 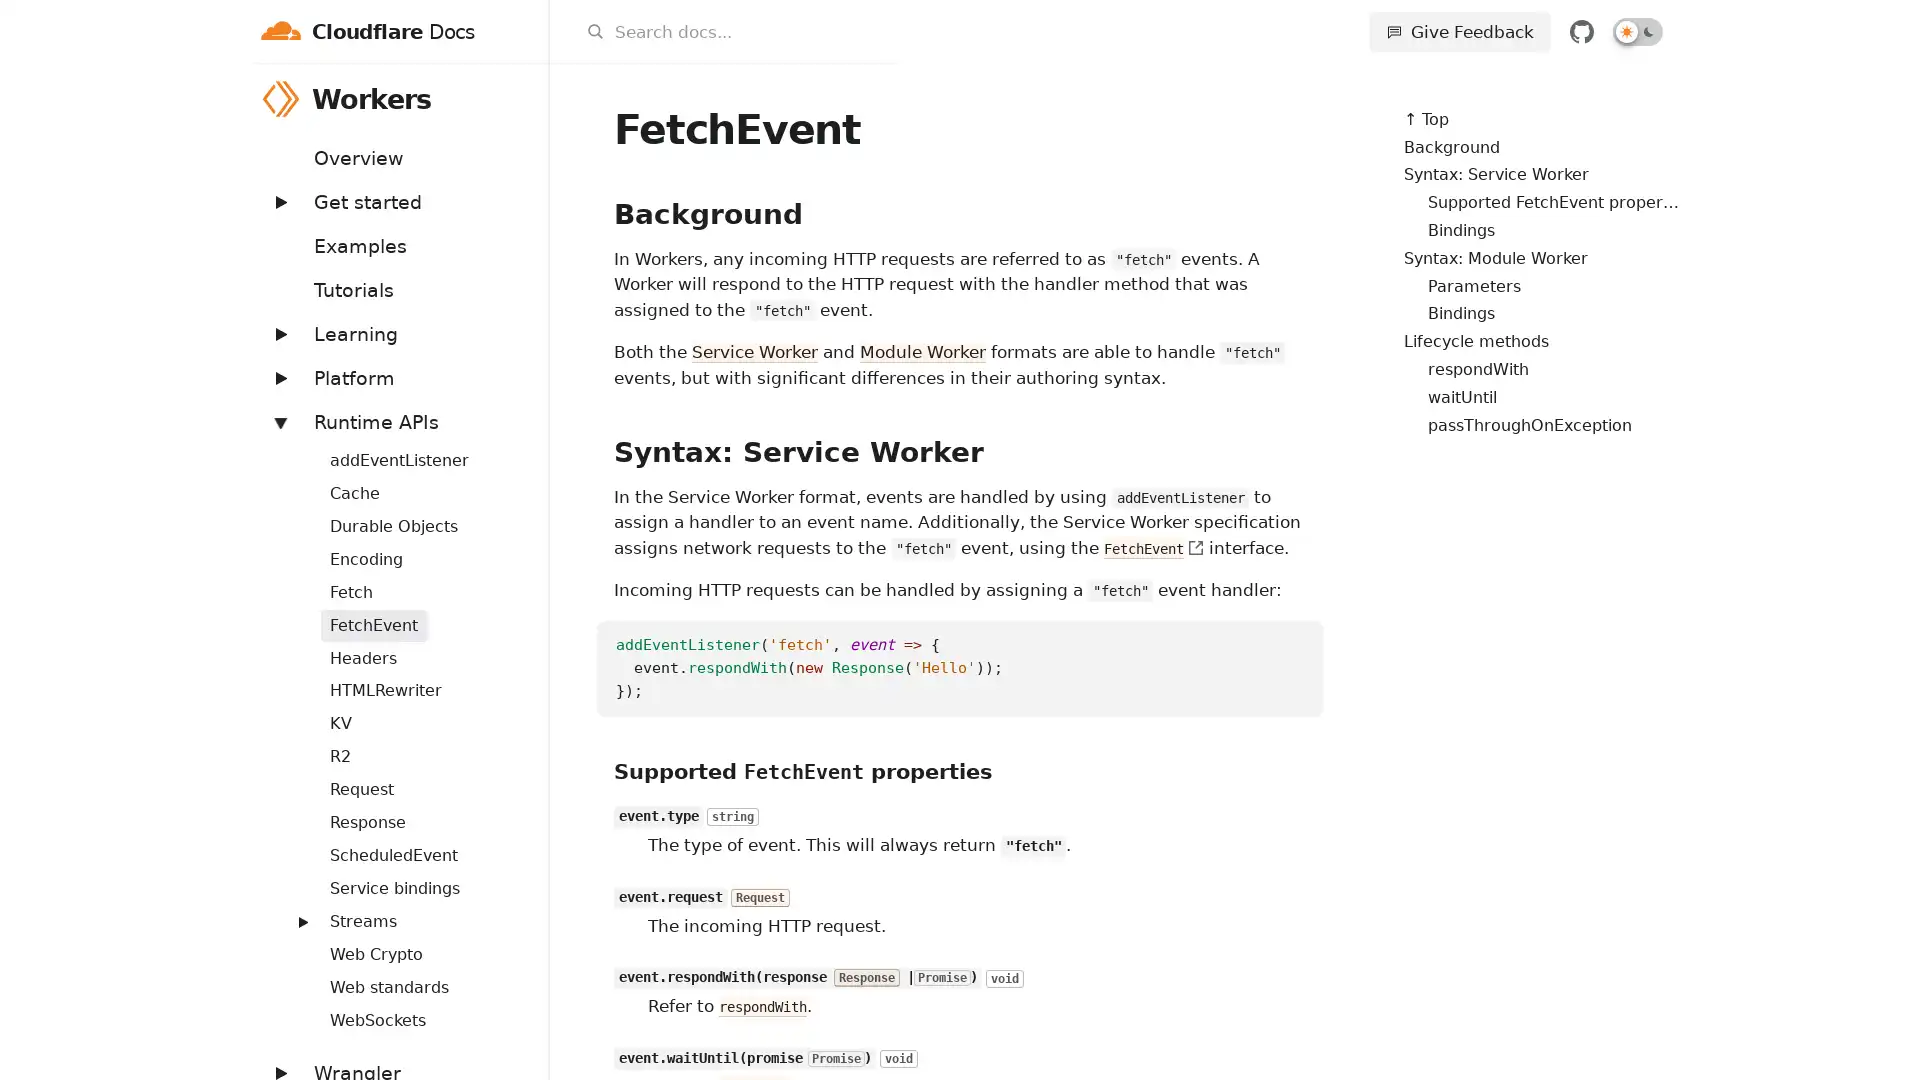 I want to click on Expand: Routing, so click(x=291, y=844).